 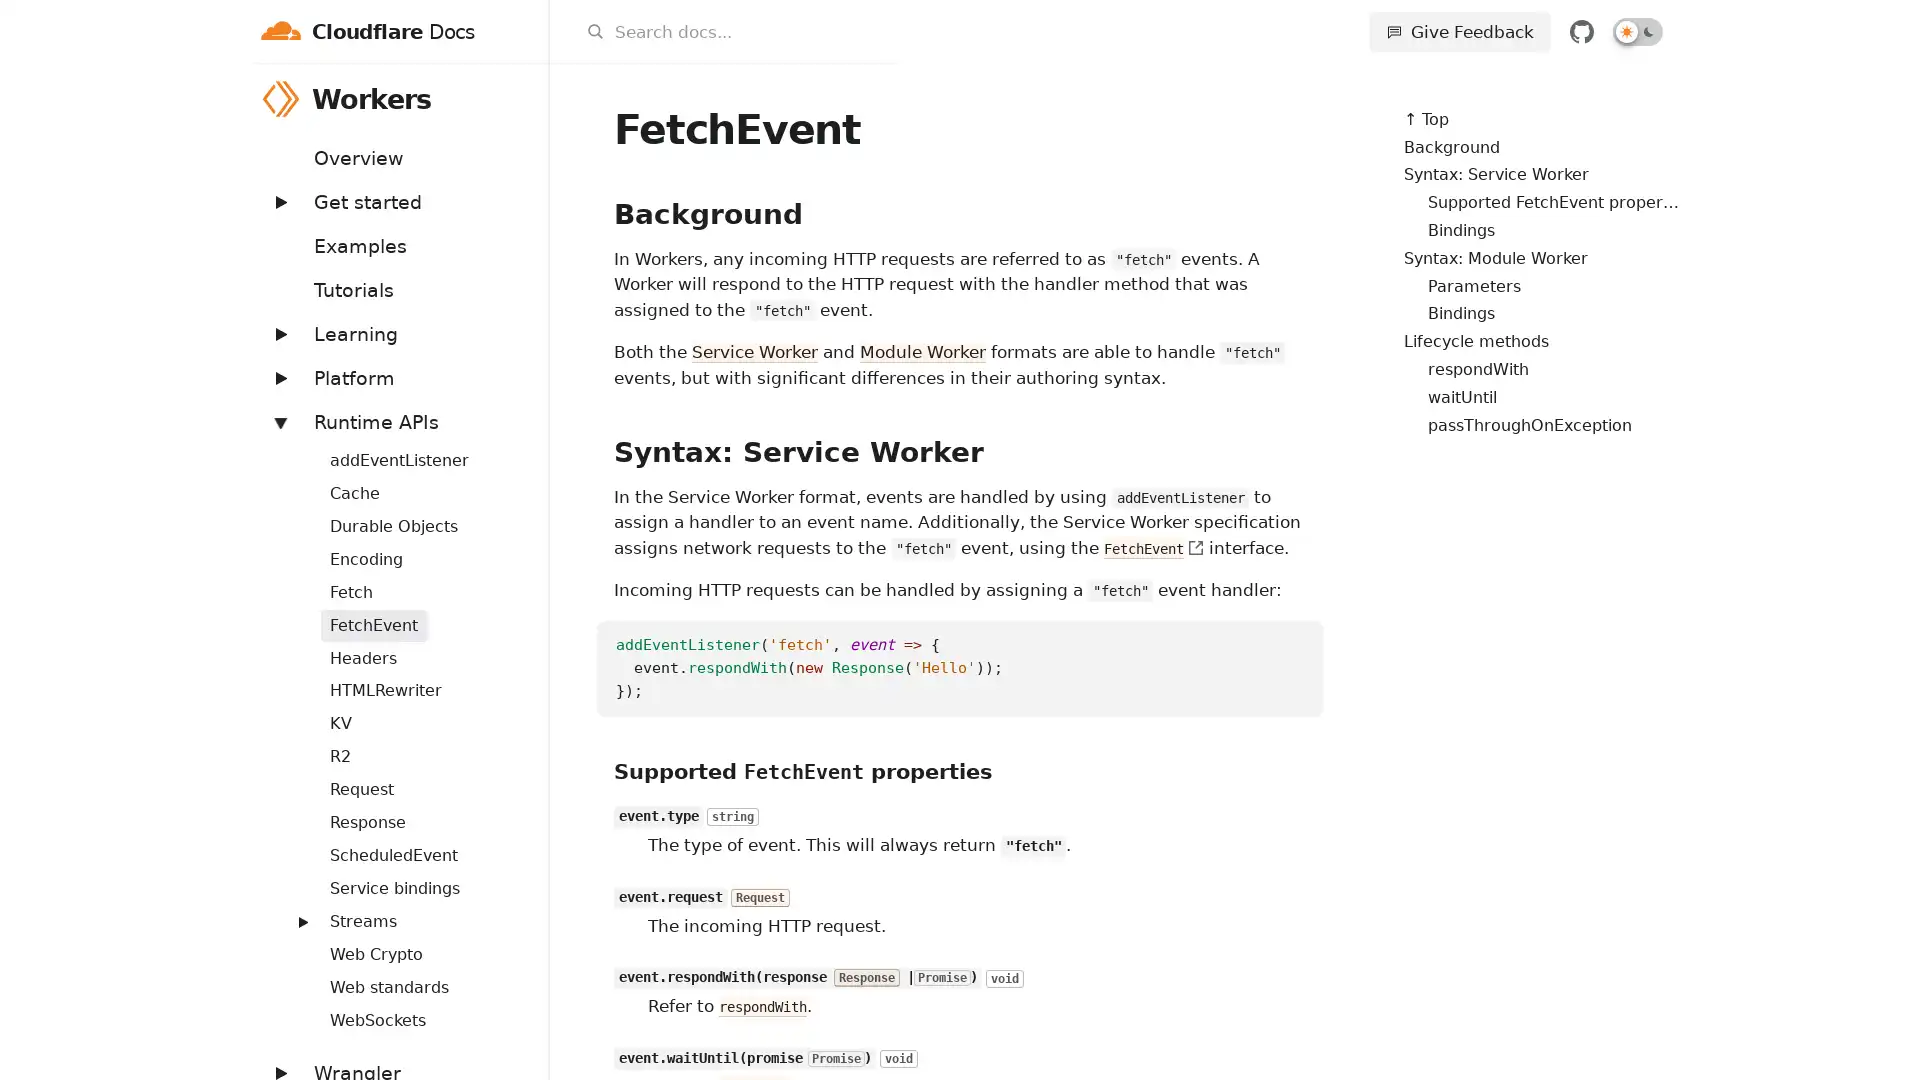 I want to click on Expand: Routing, so click(x=291, y=844).